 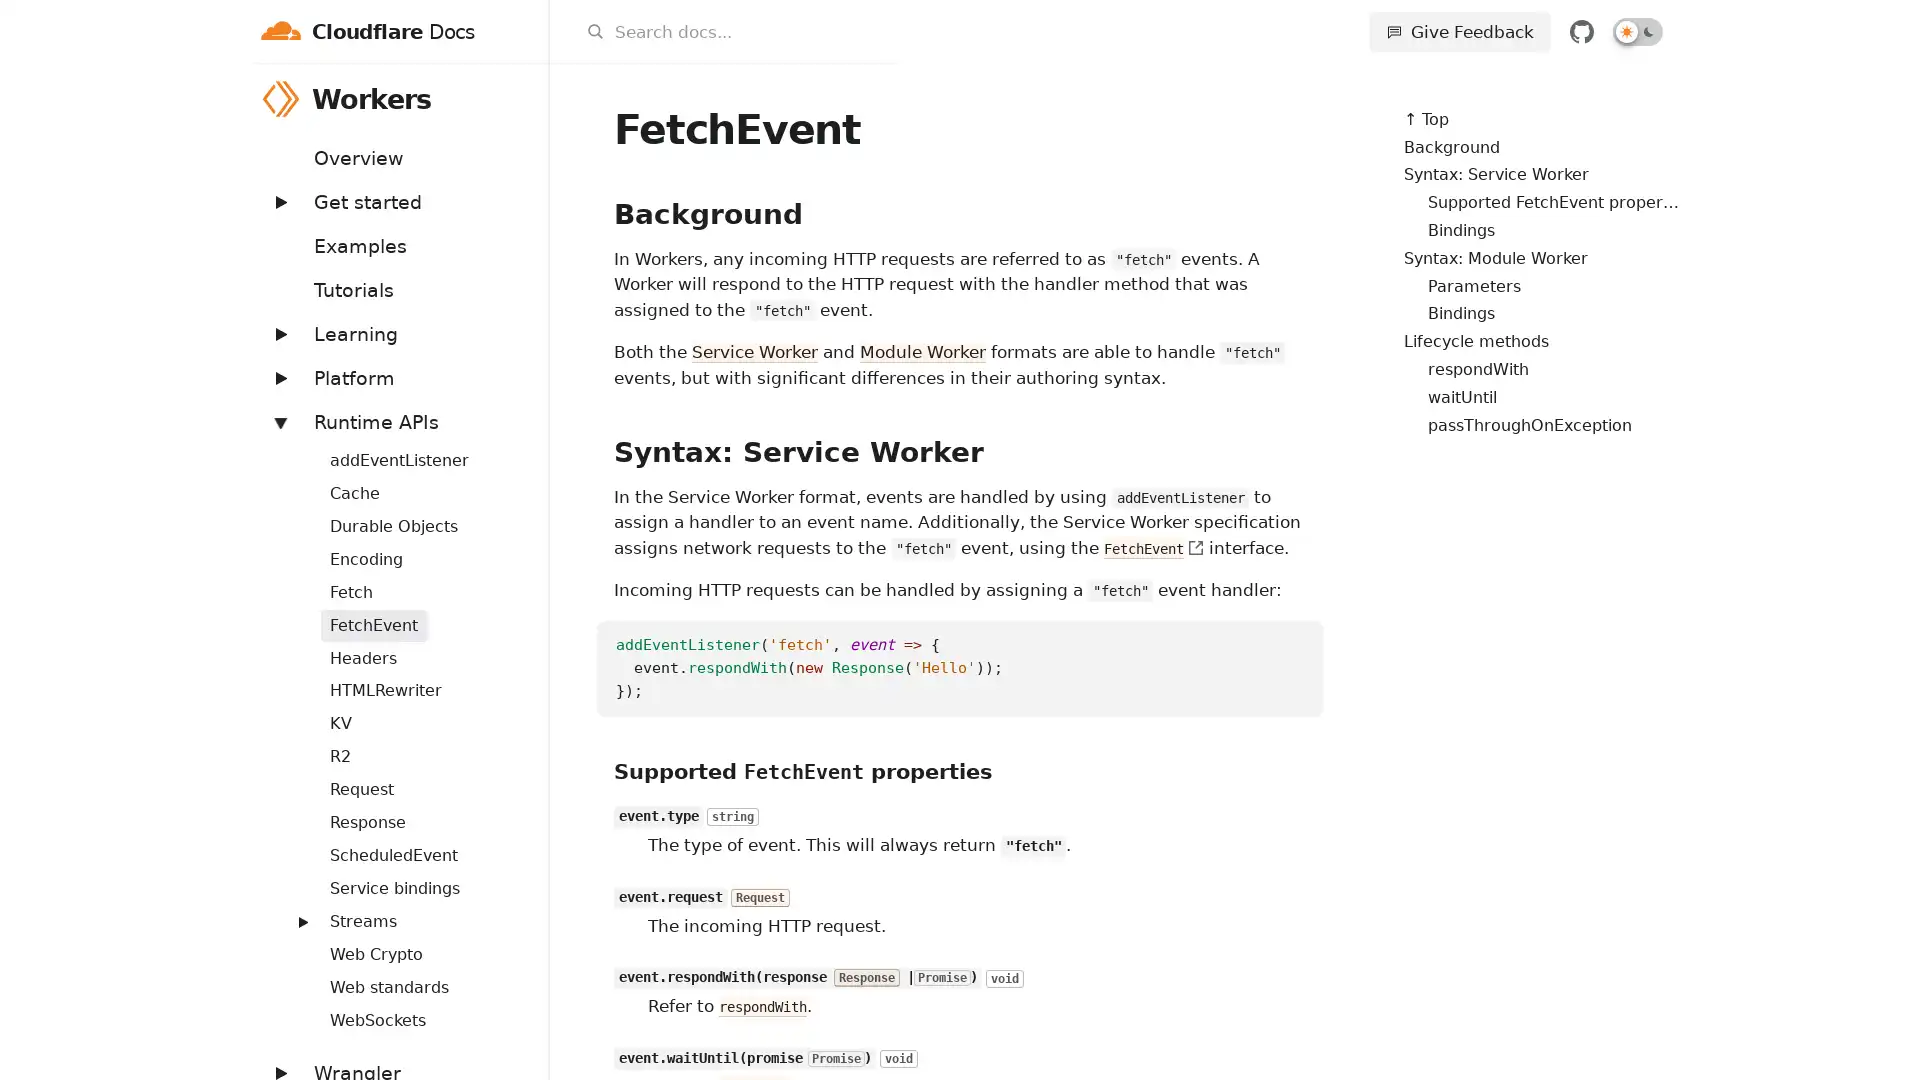 I want to click on Expand: Routing, so click(x=291, y=844).